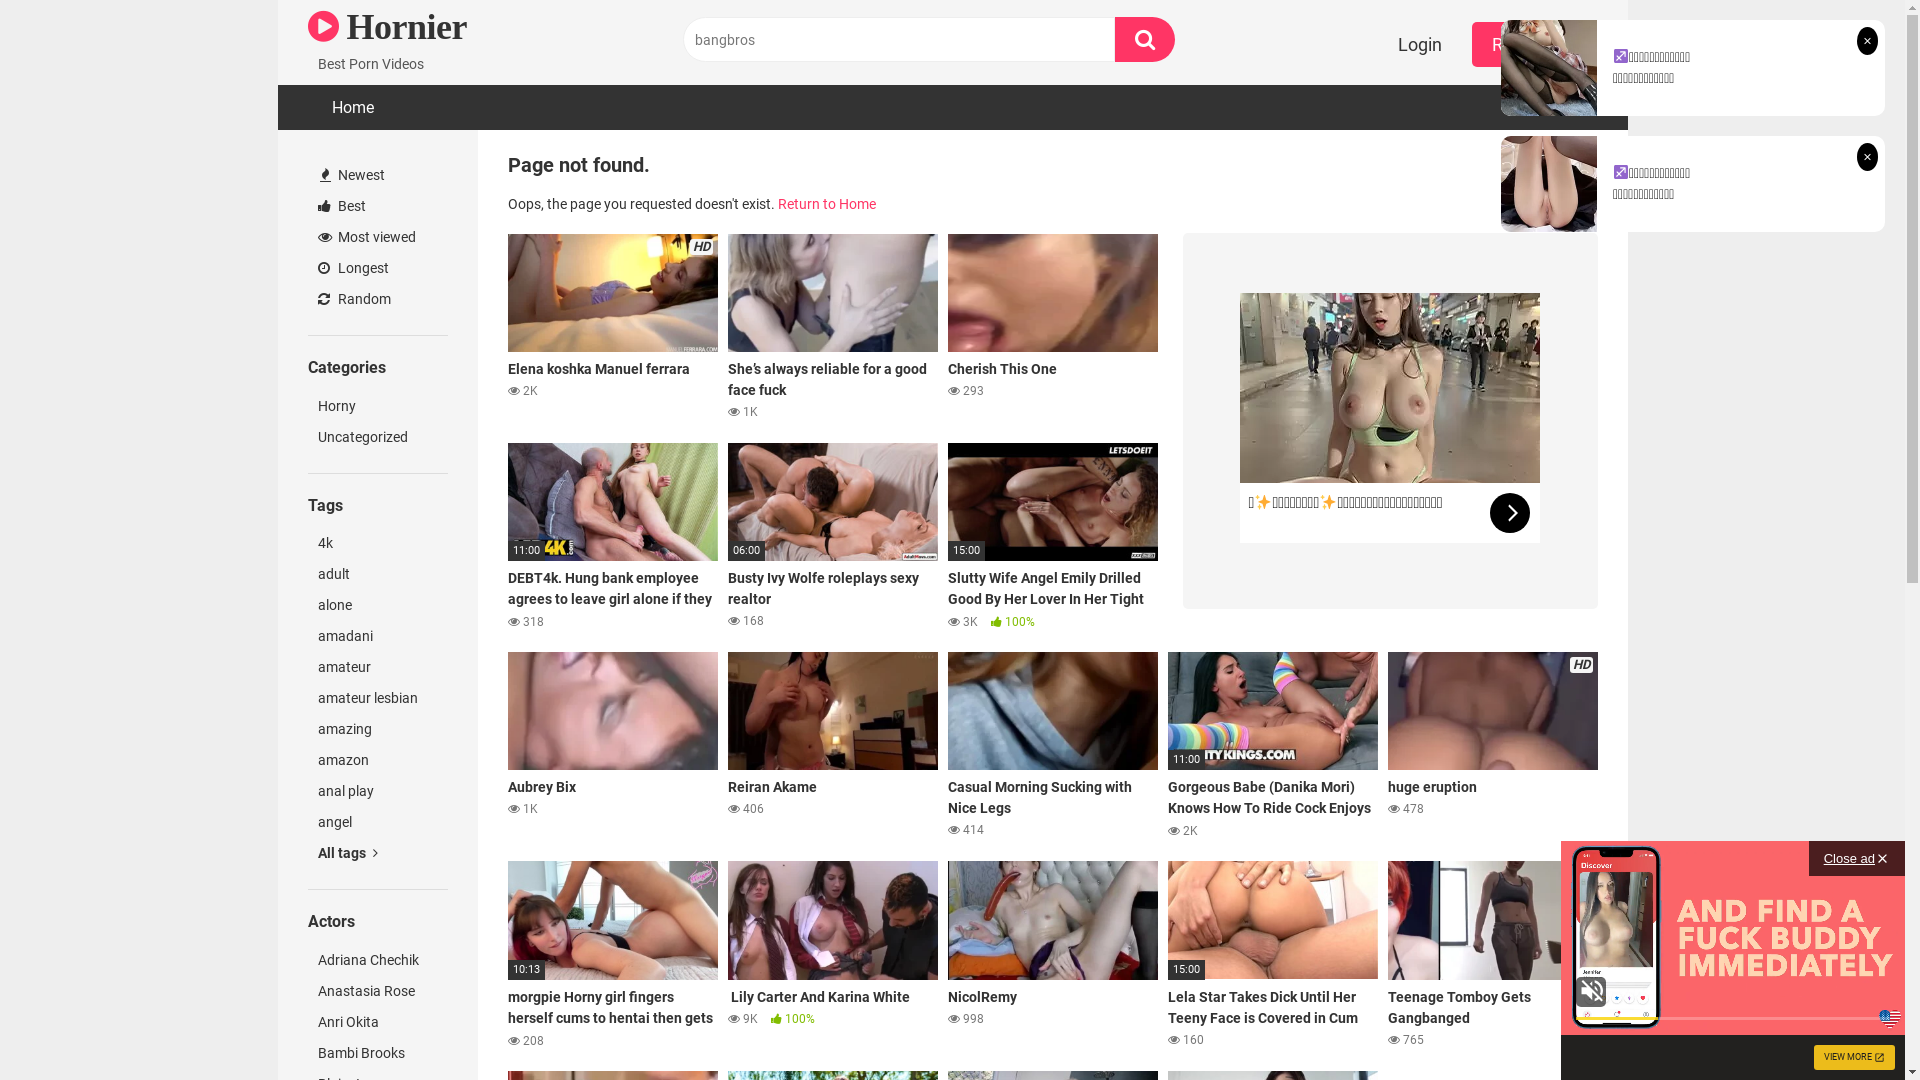 This screenshot has width=1920, height=1080. I want to click on 'Longest', so click(378, 267).